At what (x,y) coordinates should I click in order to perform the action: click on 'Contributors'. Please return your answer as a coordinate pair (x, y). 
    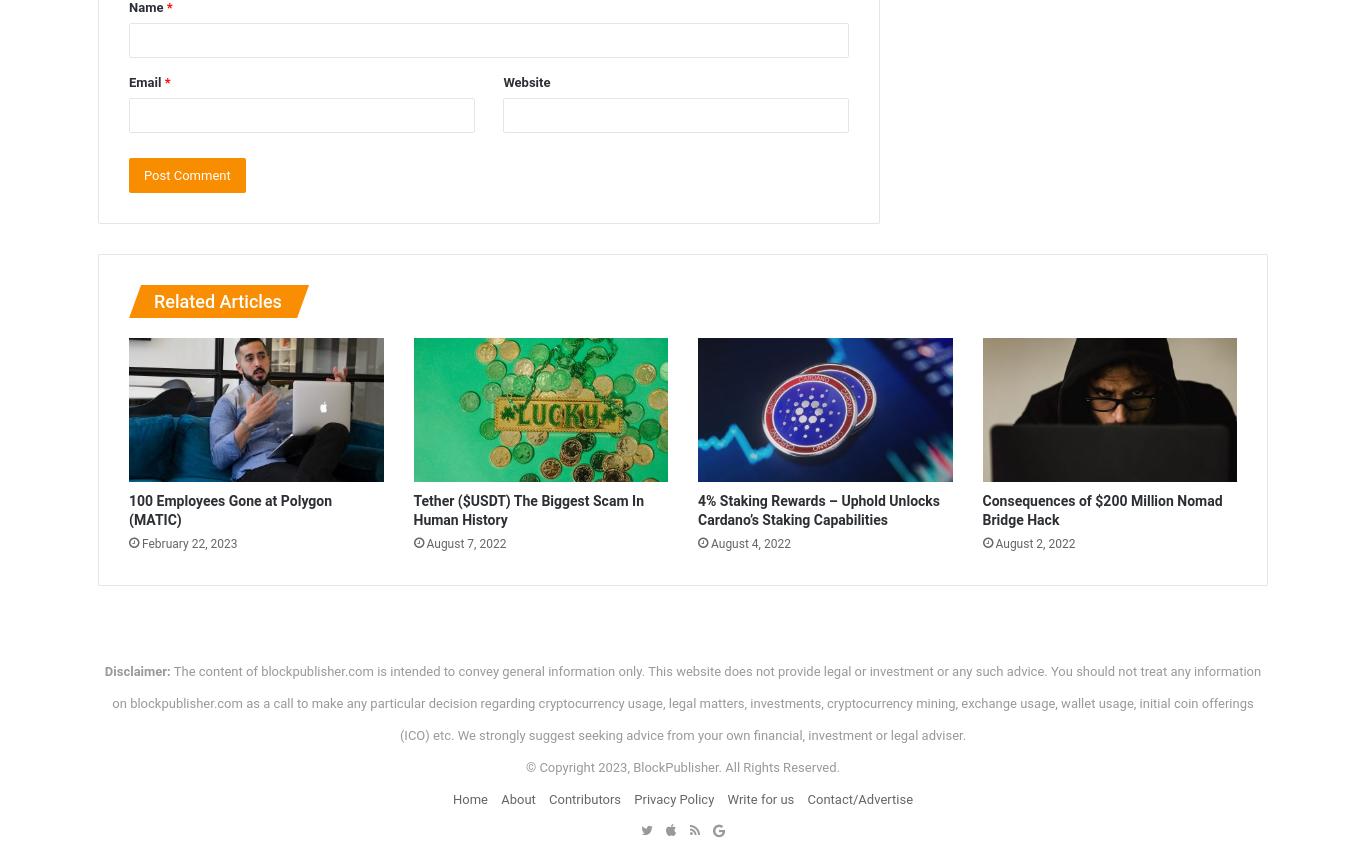
    Looking at the image, I should click on (584, 797).